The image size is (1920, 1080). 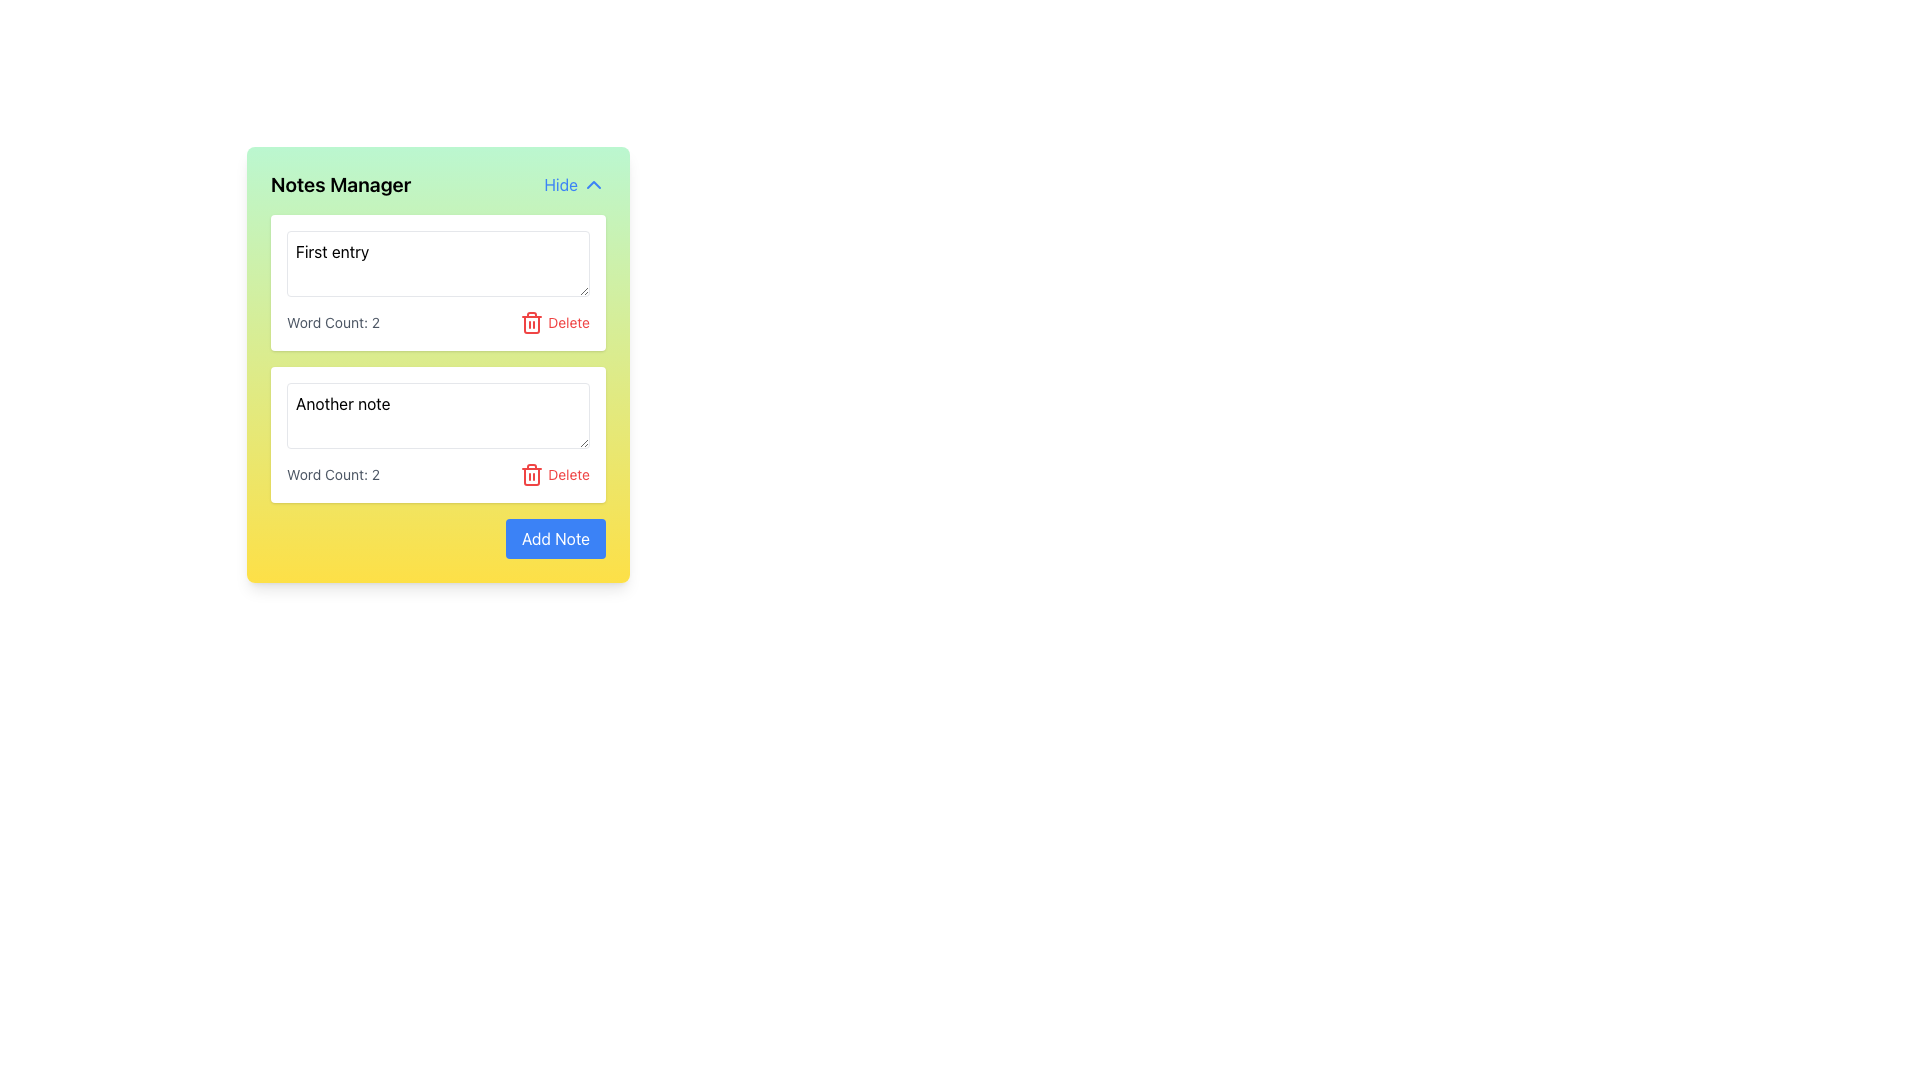 What do you see at coordinates (555, 474) in the screenshot?
I see `the second 'Delete' button in the note management interface` at bounding box center [555, 474].